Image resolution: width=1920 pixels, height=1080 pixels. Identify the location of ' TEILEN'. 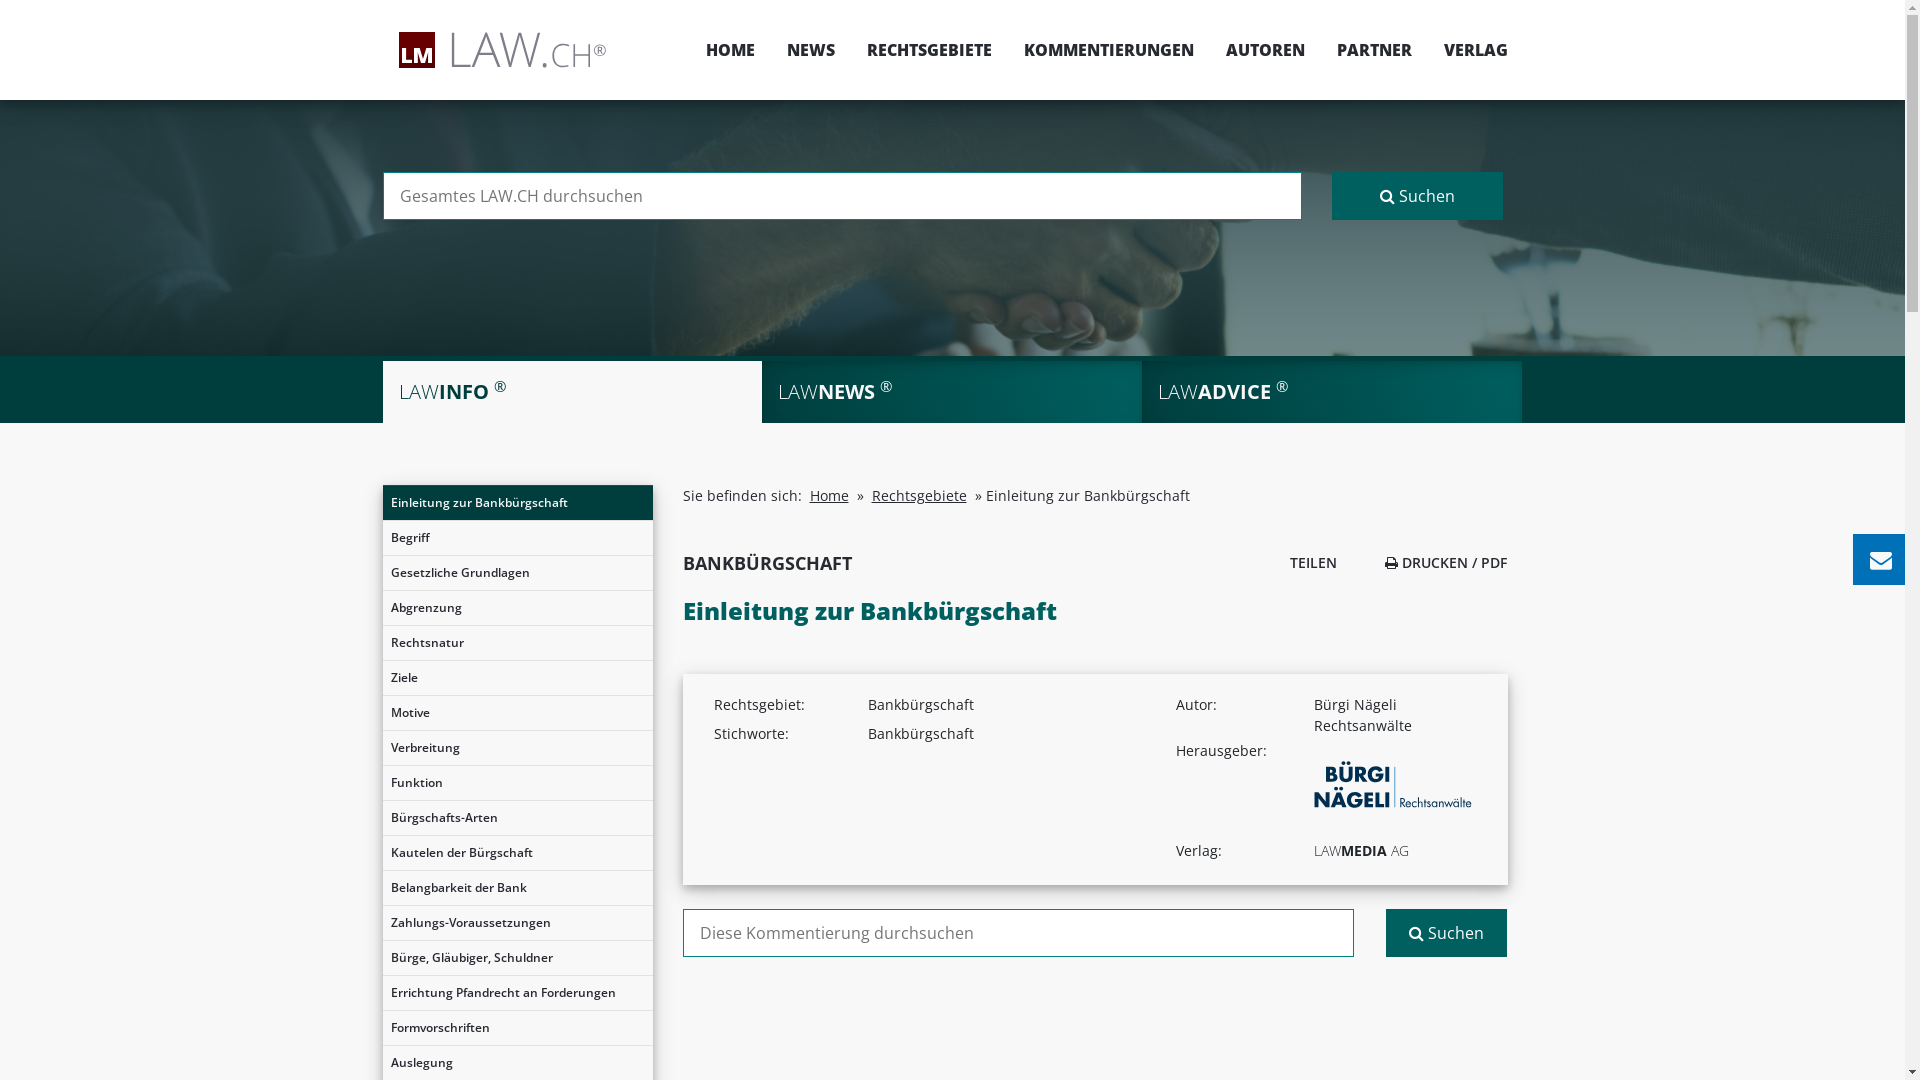
(1307, 562).